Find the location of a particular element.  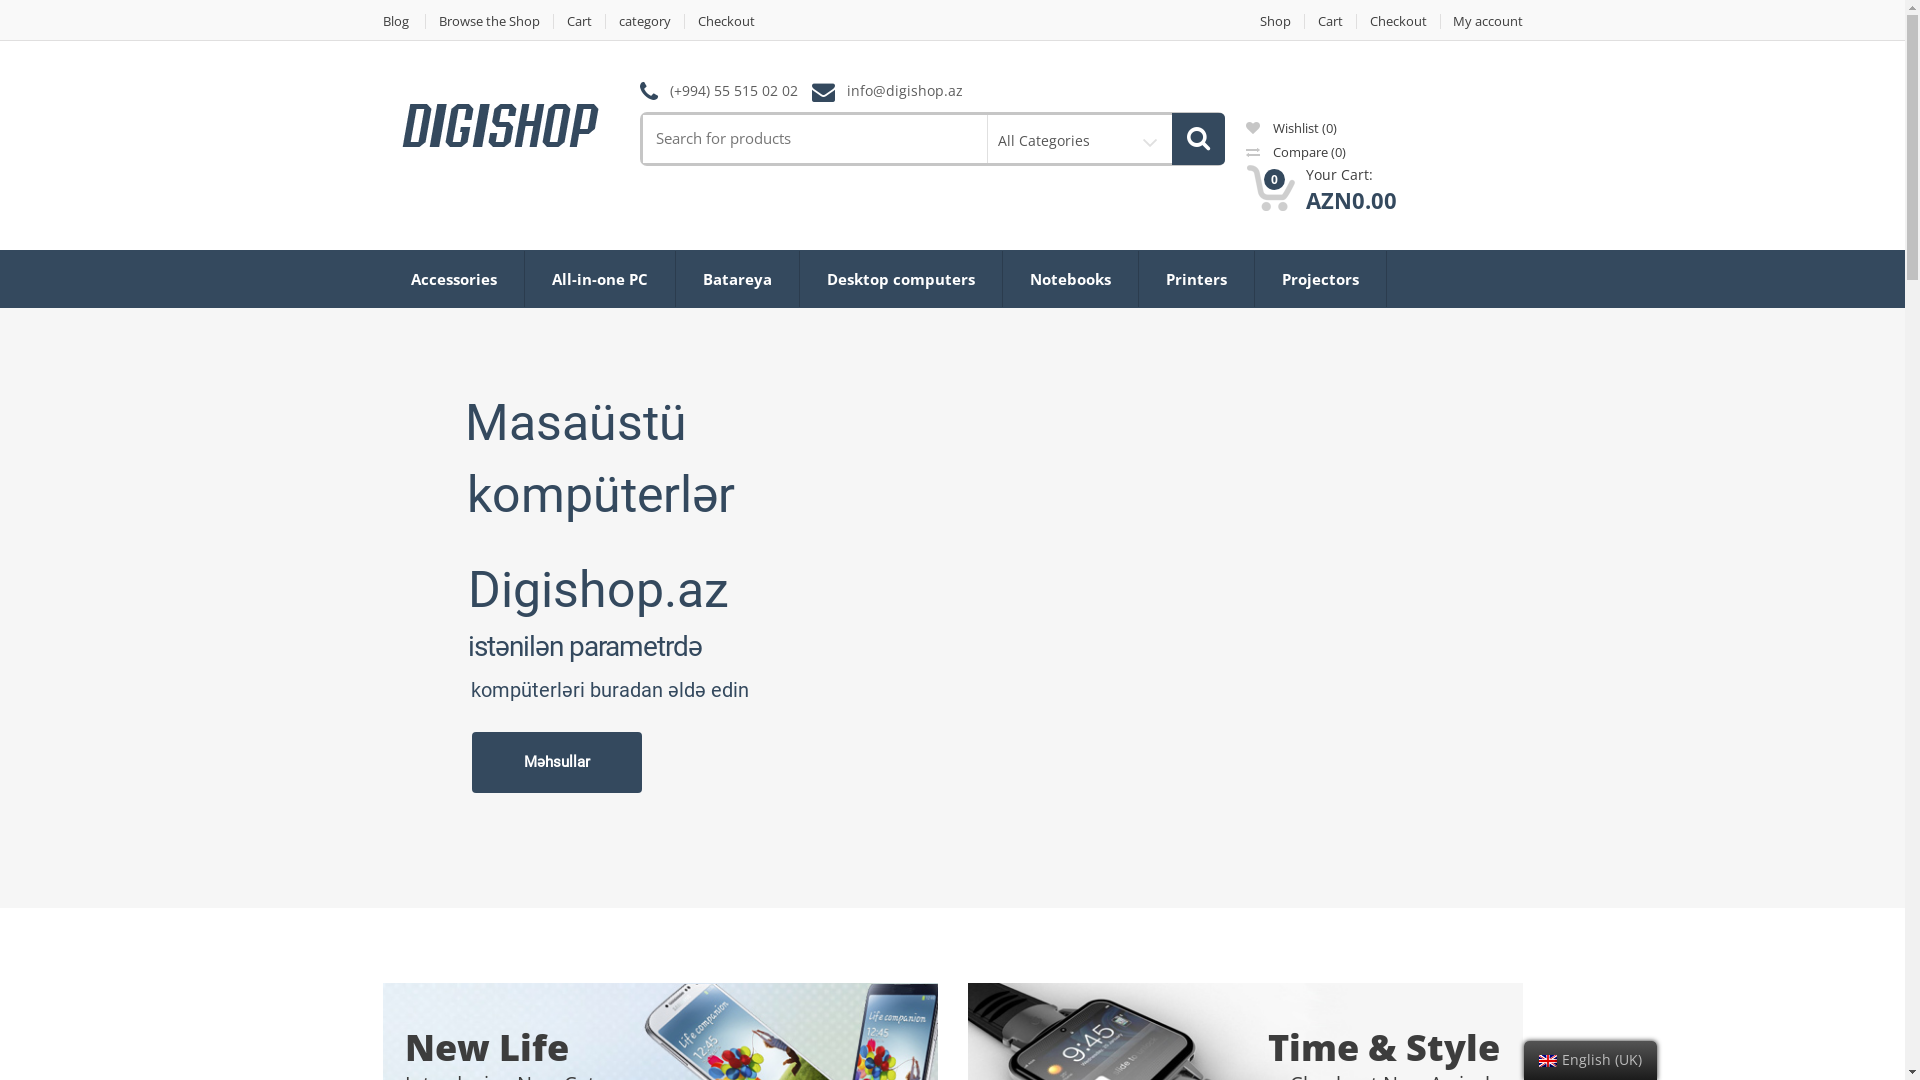

'Compare (0)' is located at coordinates (1296, 150).